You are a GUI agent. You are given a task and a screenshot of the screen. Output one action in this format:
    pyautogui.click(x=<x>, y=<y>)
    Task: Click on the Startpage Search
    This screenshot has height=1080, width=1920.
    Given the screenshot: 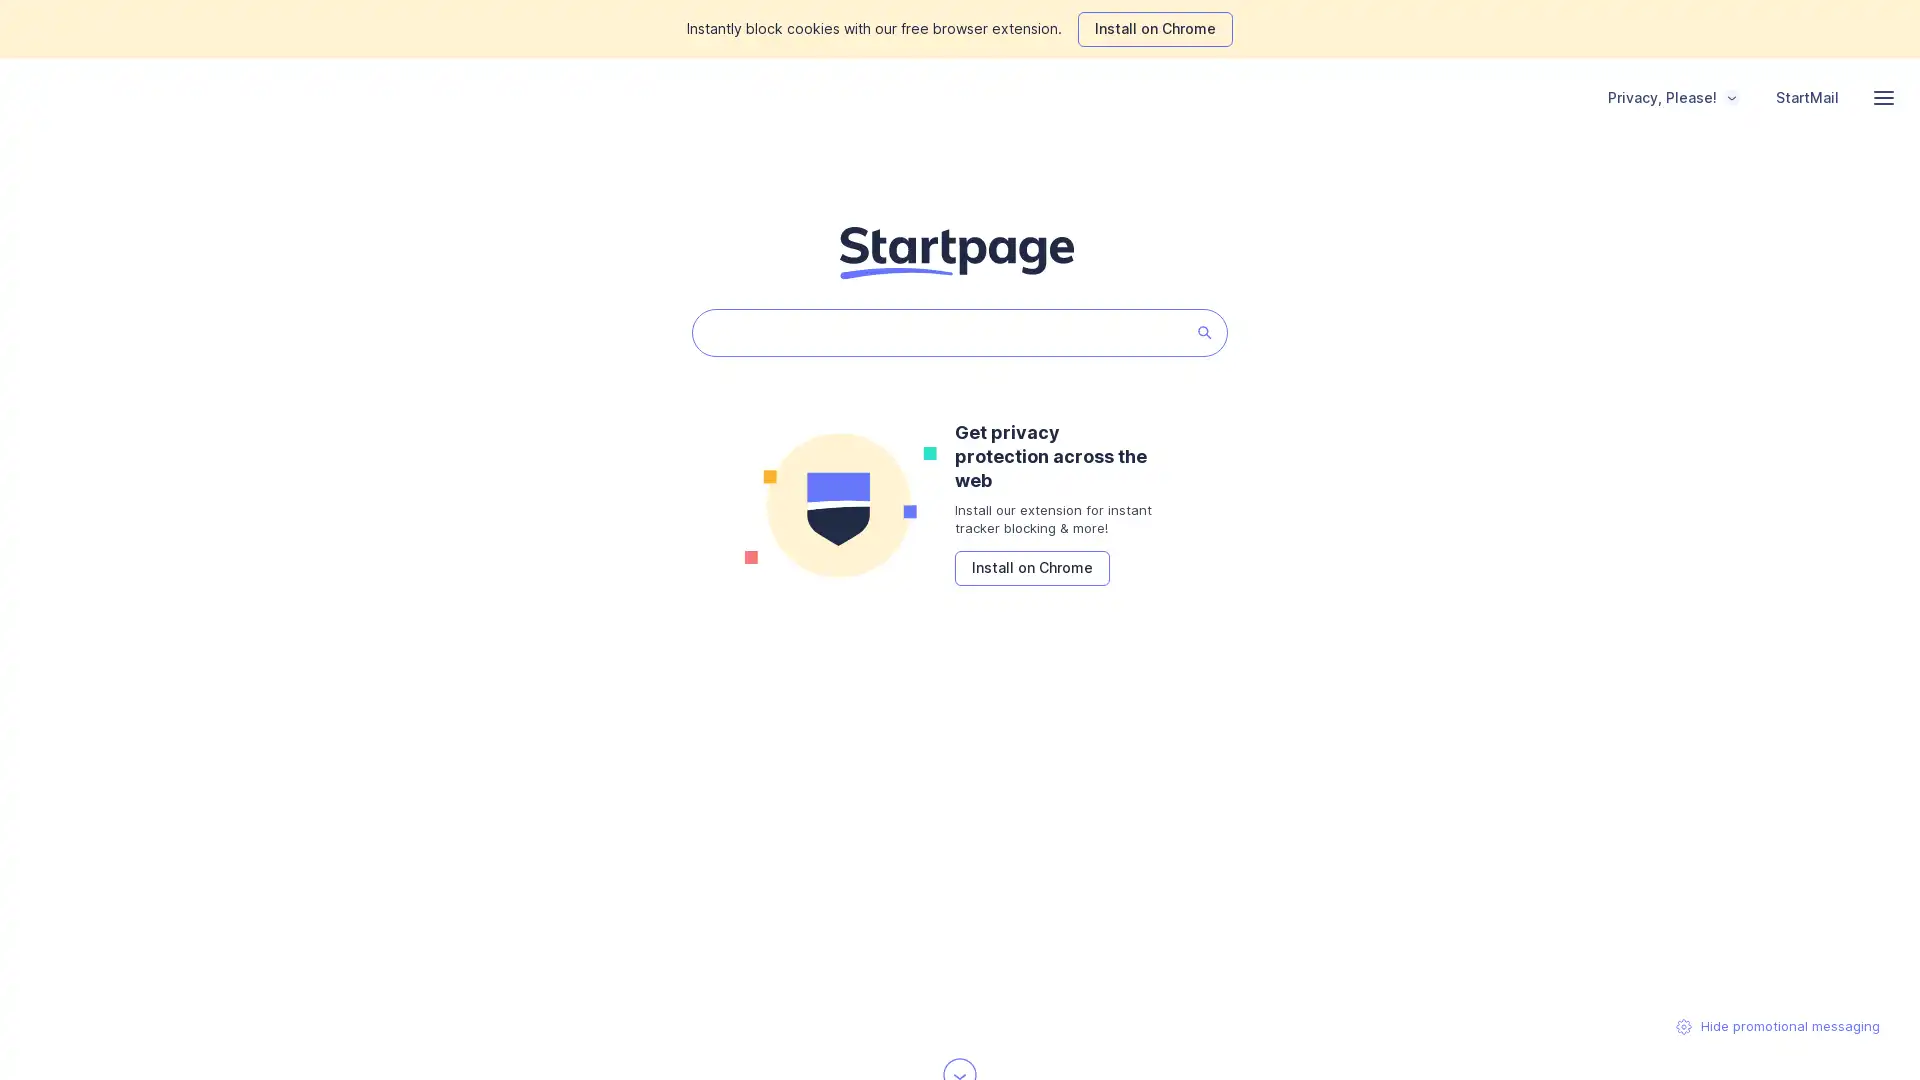 What is the action you would take?
    pyautogui.click(x=1203, y=330)
    